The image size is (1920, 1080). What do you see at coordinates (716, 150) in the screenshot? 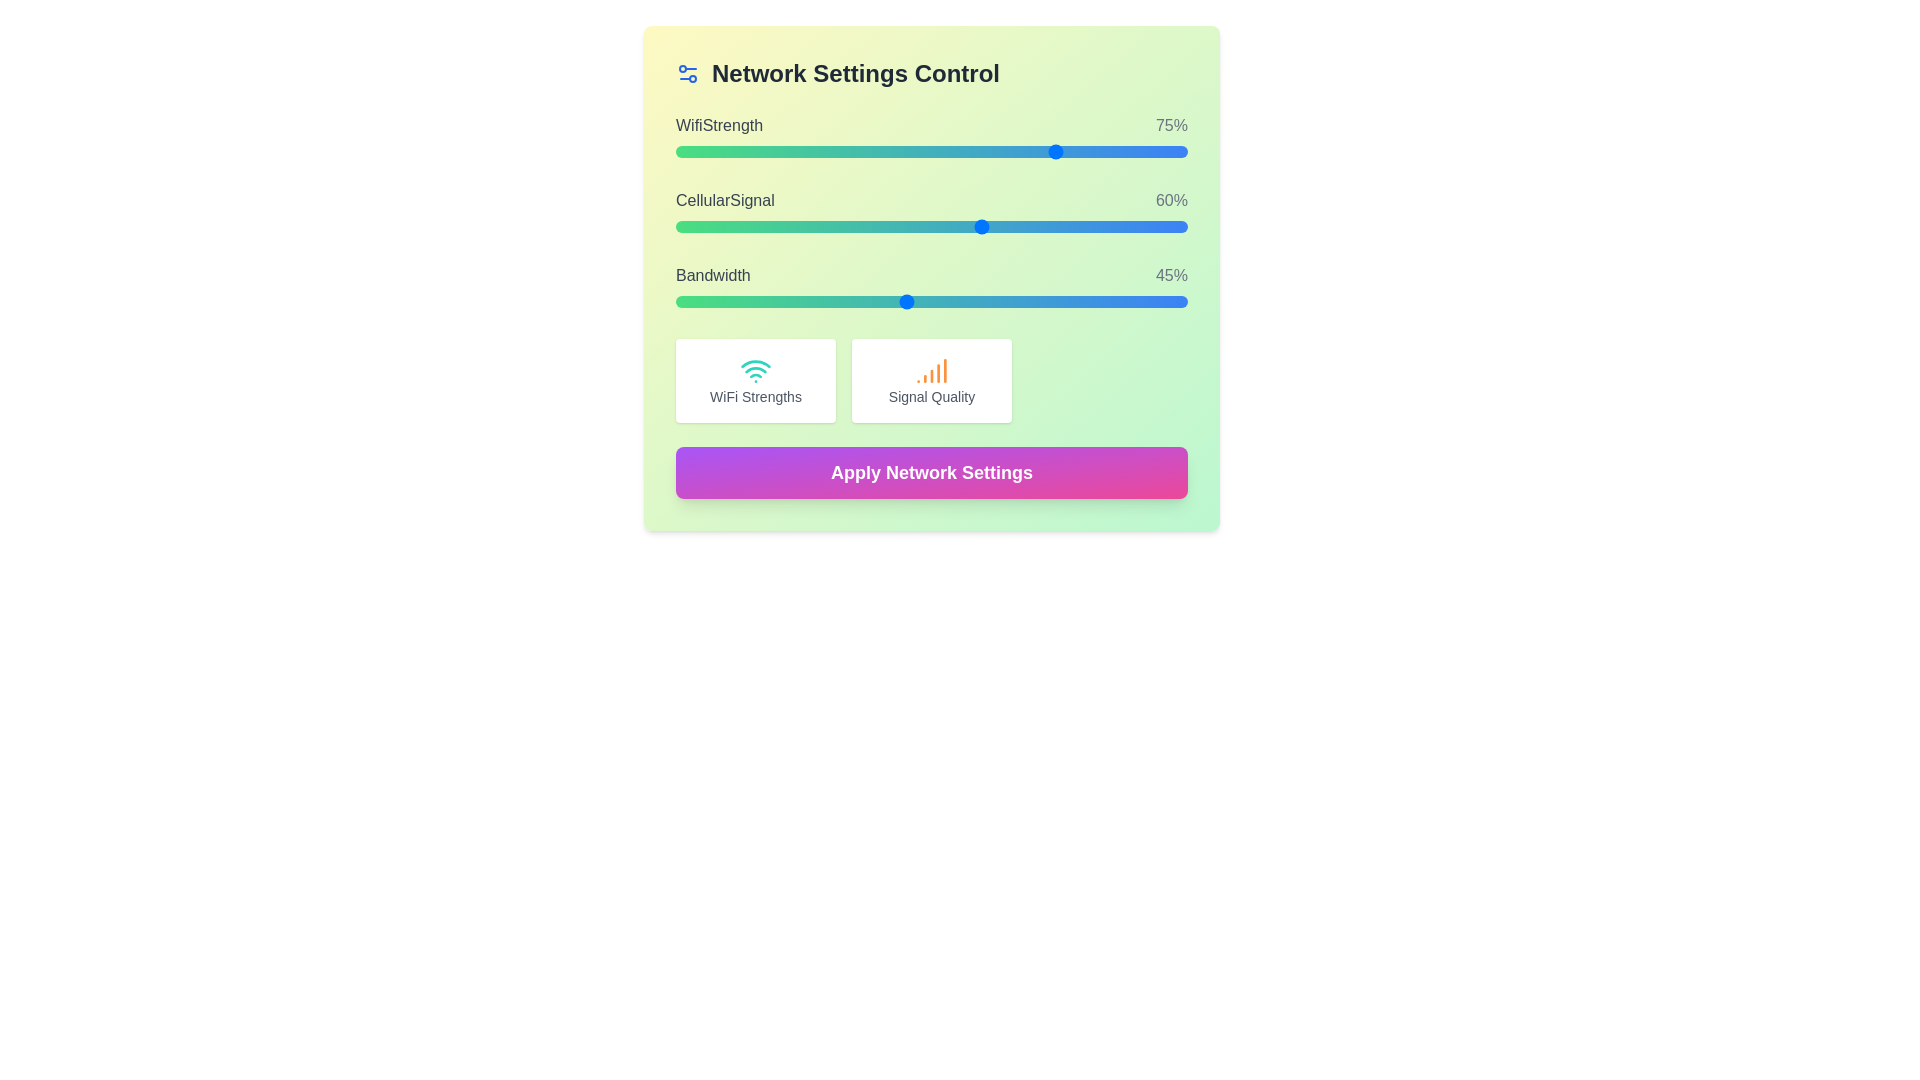
I see `the WiFi strength` at bounding box center [716, 150].